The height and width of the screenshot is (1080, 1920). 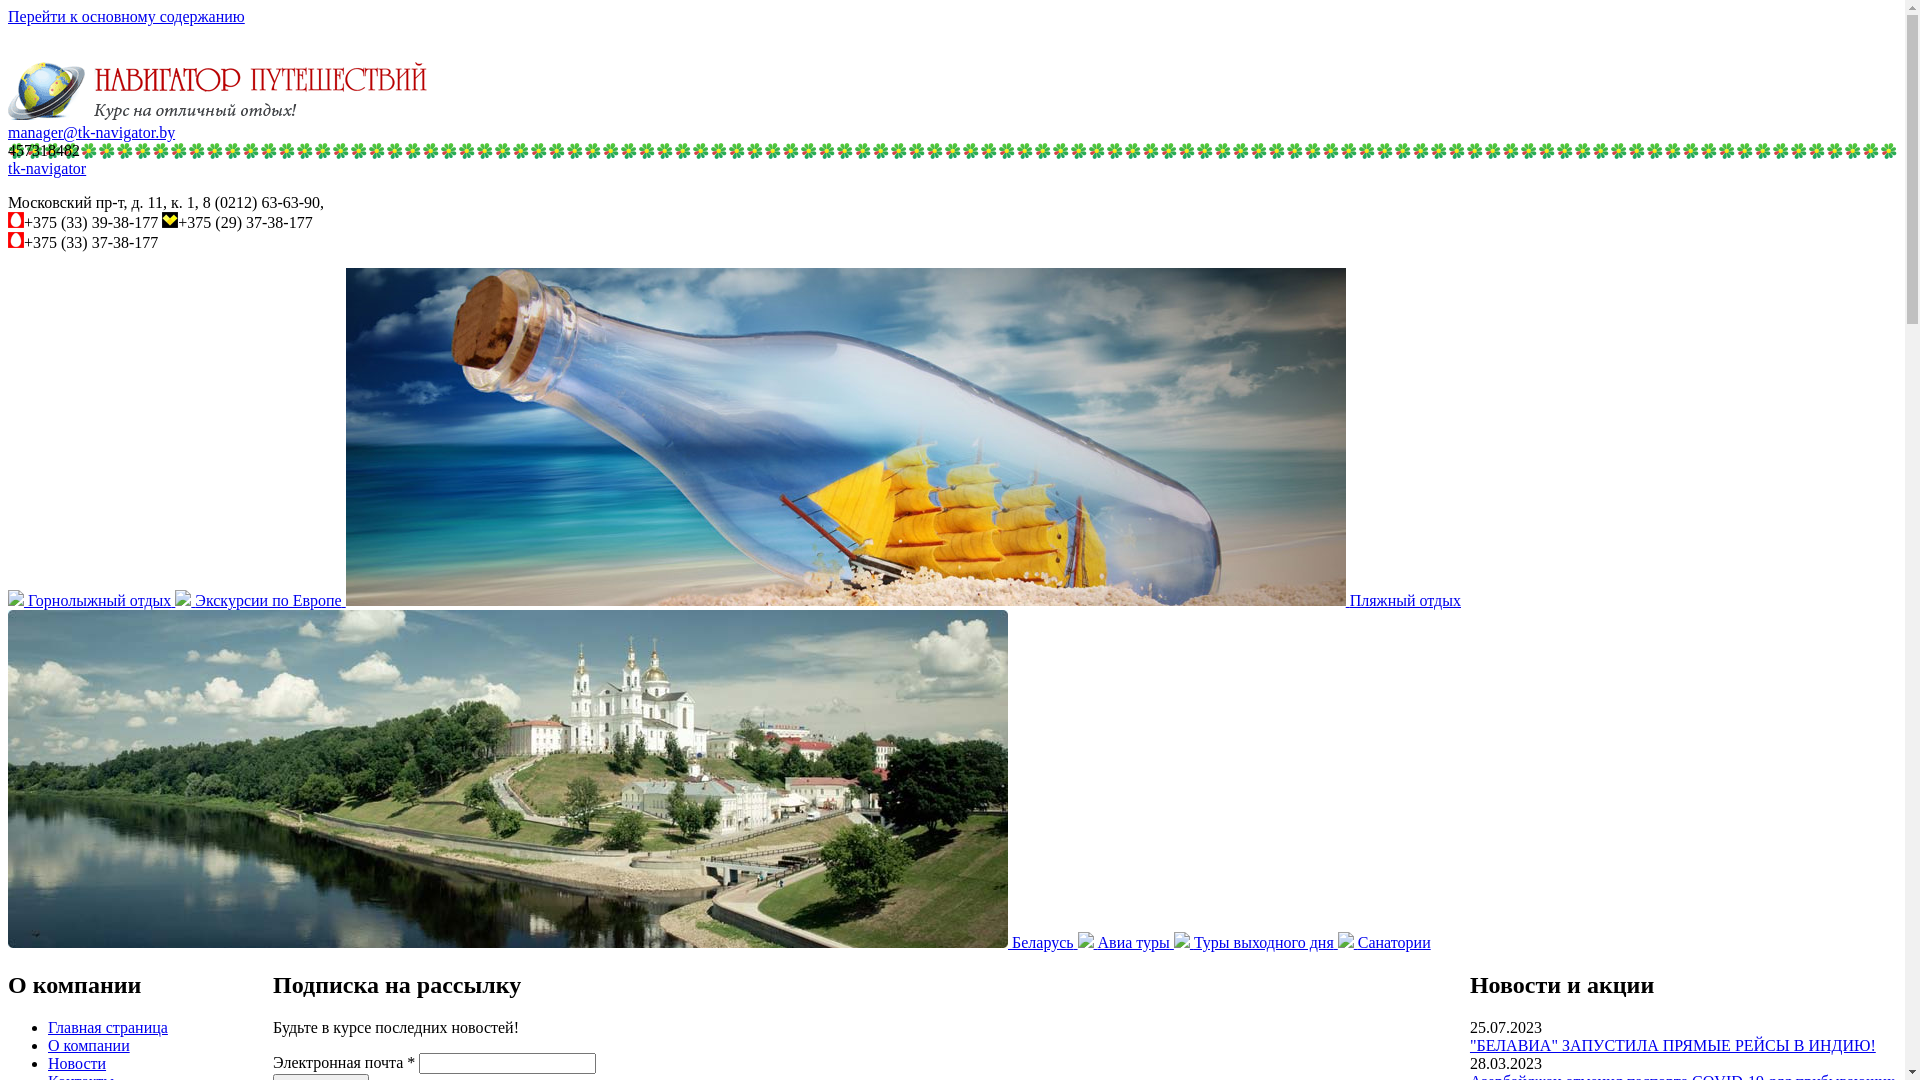 What do you see at coordinates (90, 132) in the screenshot?
I see `'manager@tk-navigator.by'` at bounding box center [90, 132].